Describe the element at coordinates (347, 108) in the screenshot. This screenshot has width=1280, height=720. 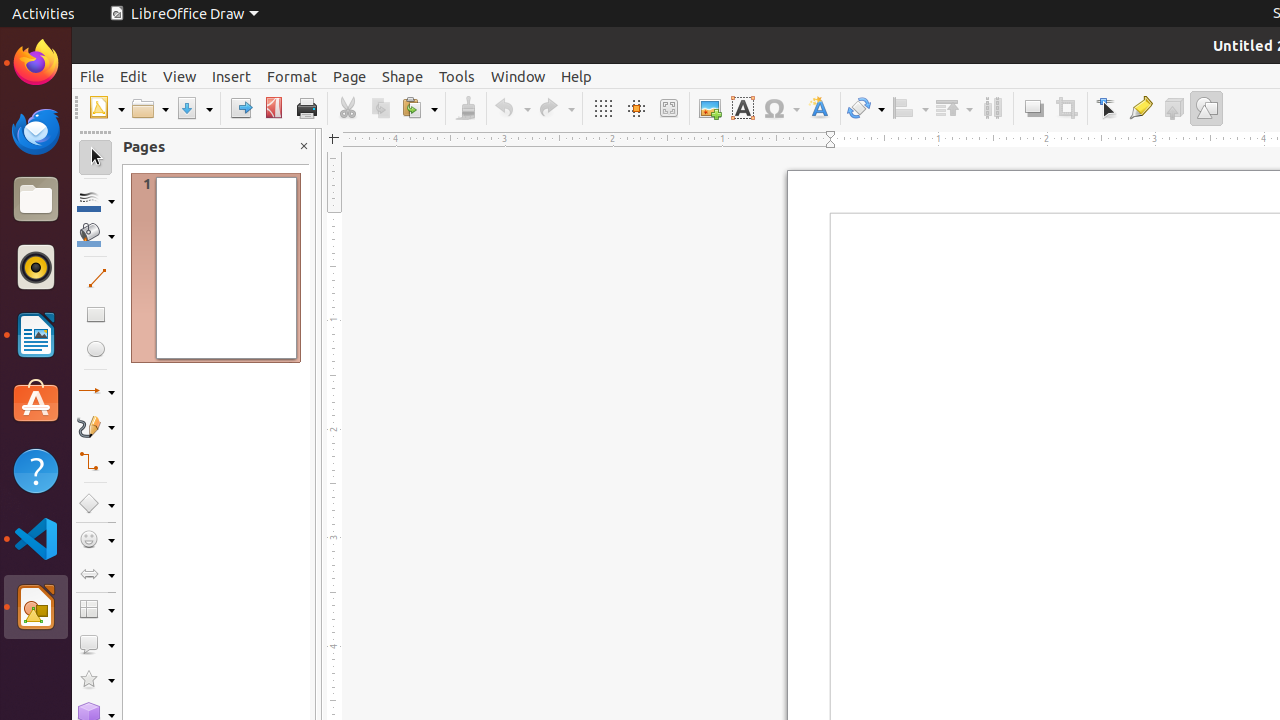
I see `'Cut'` at that location.